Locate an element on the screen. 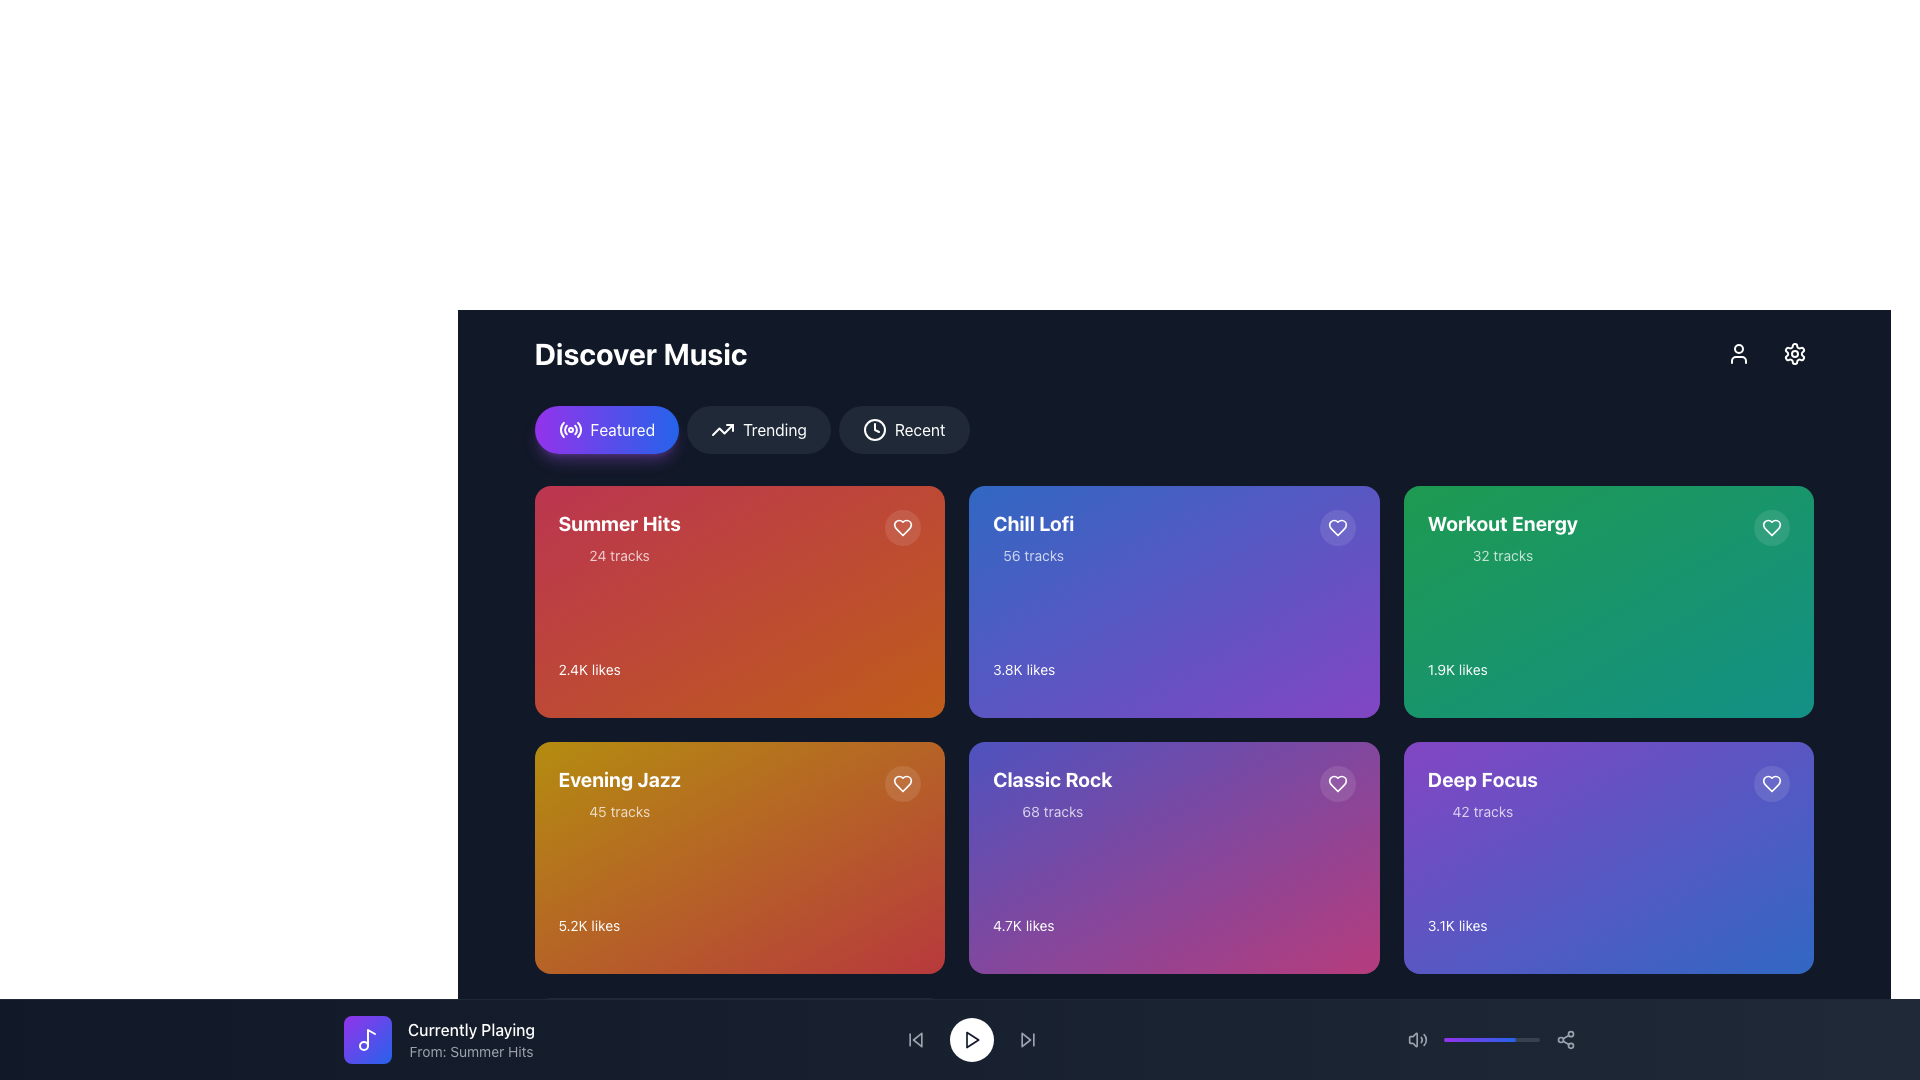  the 'Deep Focus' text block is located at coordinates (1482, 793).